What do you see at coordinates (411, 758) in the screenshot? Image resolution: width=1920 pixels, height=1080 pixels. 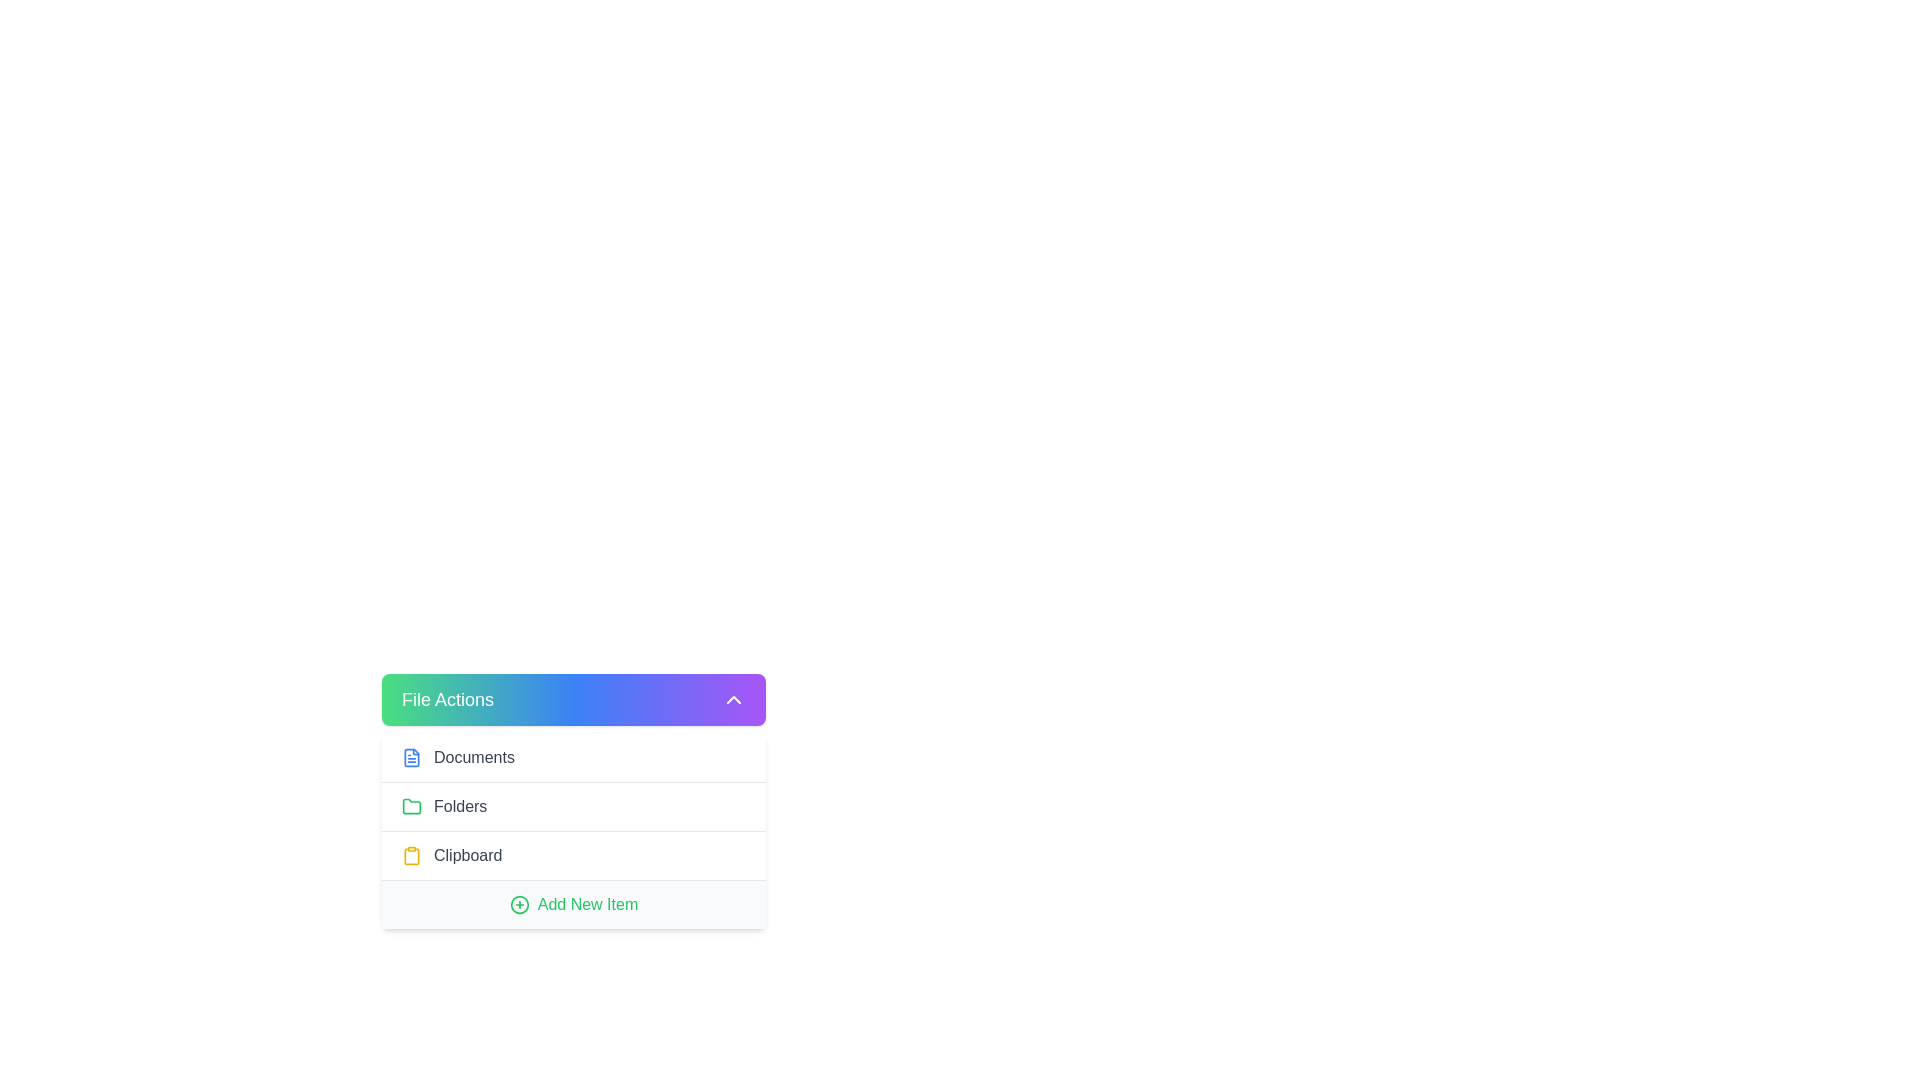 I see `the blue-colored document icon located to the left of the 'Documents' text in the 'File Actions' dropdown menu` at bounding box center [411, 758].